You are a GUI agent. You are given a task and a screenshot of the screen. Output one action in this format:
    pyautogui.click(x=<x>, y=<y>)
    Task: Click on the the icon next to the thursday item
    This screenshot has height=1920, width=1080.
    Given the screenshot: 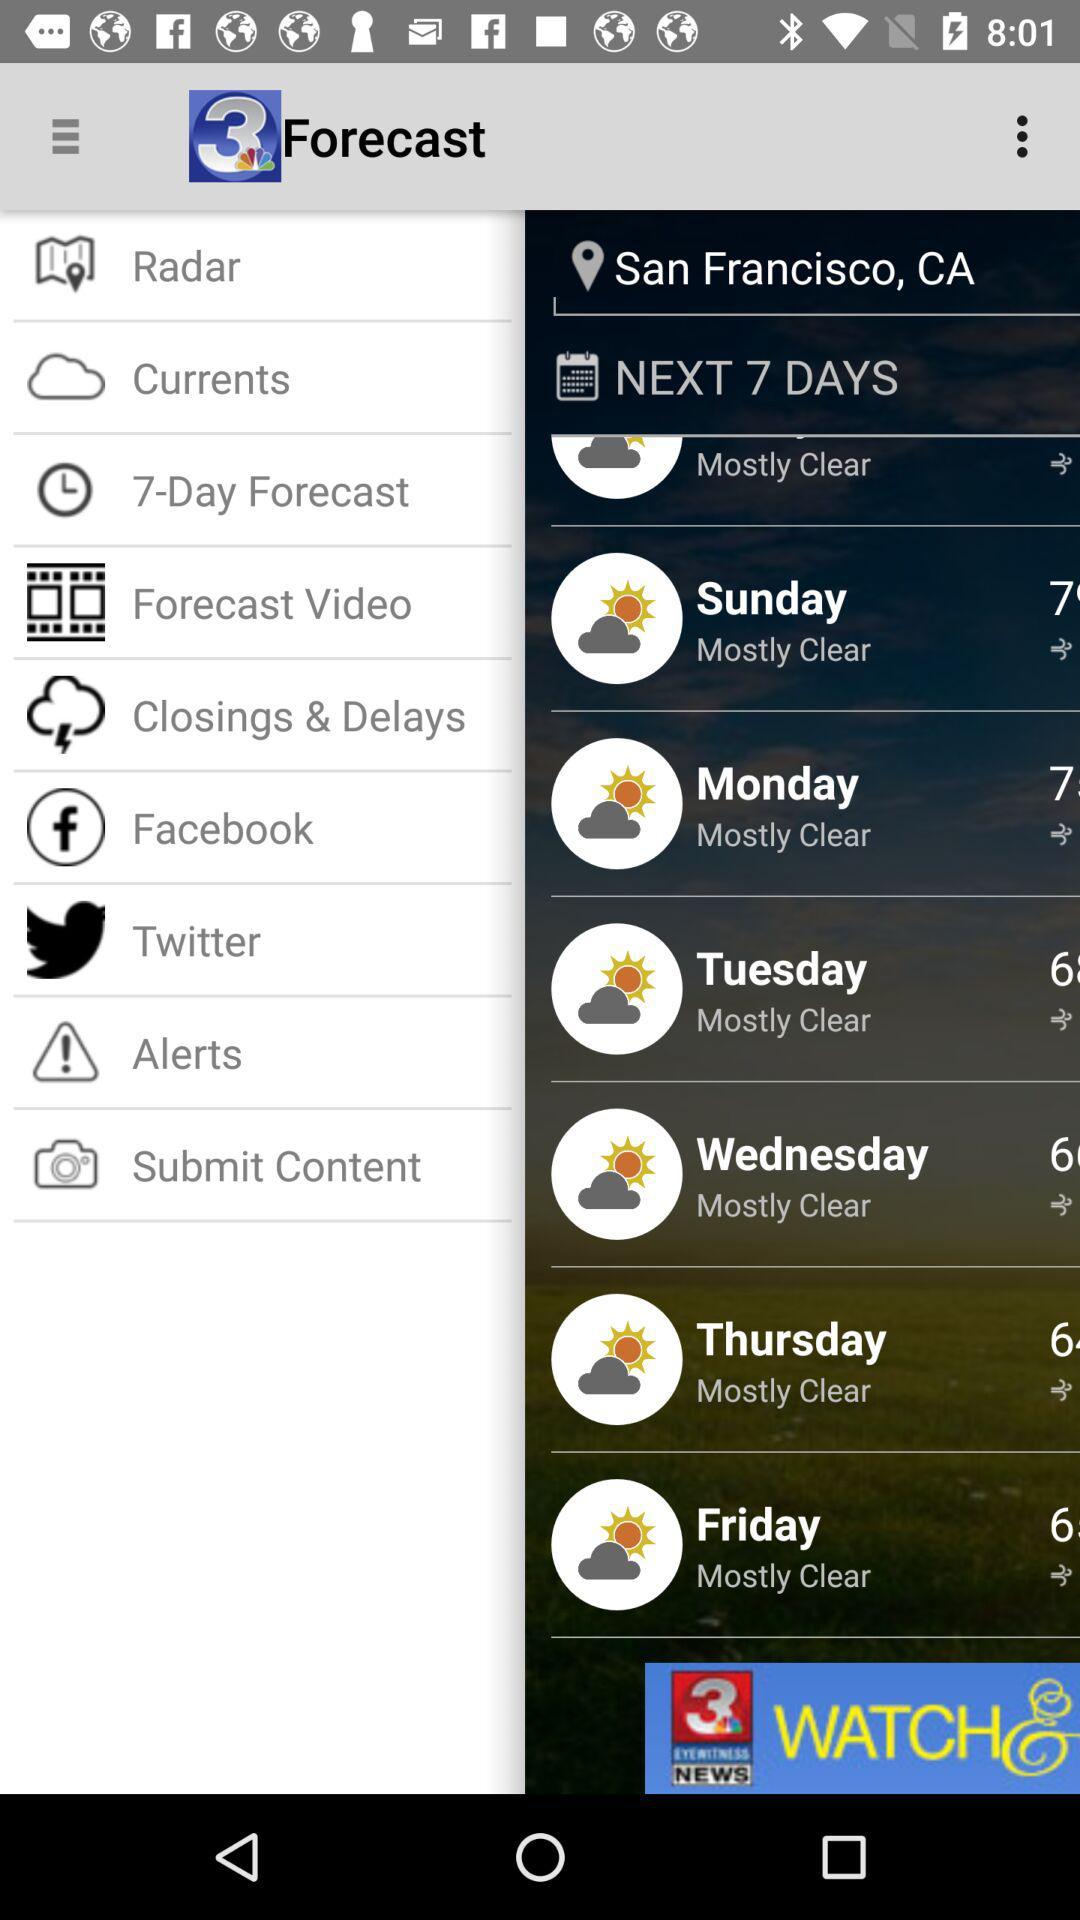 What is the action you would take?
    pyautogui.click(x=1063, y=1389)
    